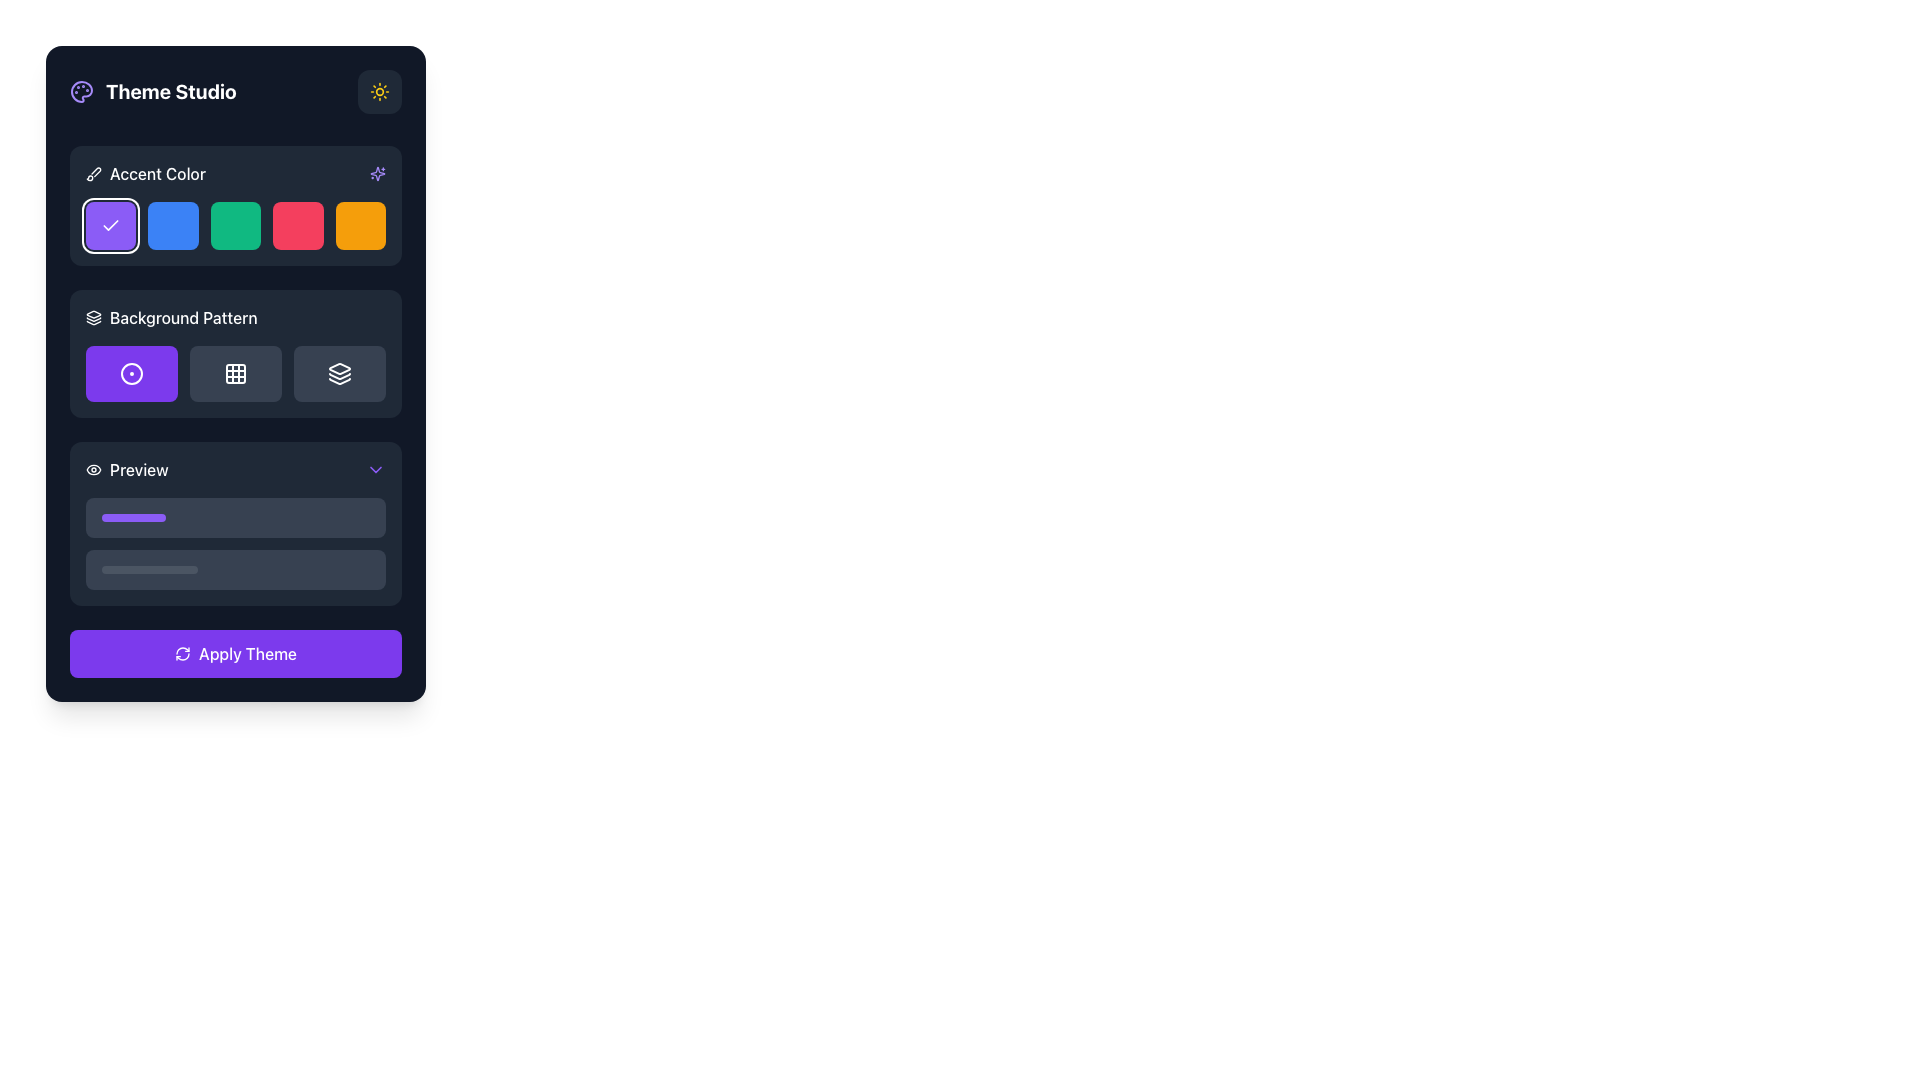 The image size is (1920, 1080). Describe the element at coordinates (235, 374) in the screenshot. I see `the middle button in the 'Background Pattern' group` at that location.